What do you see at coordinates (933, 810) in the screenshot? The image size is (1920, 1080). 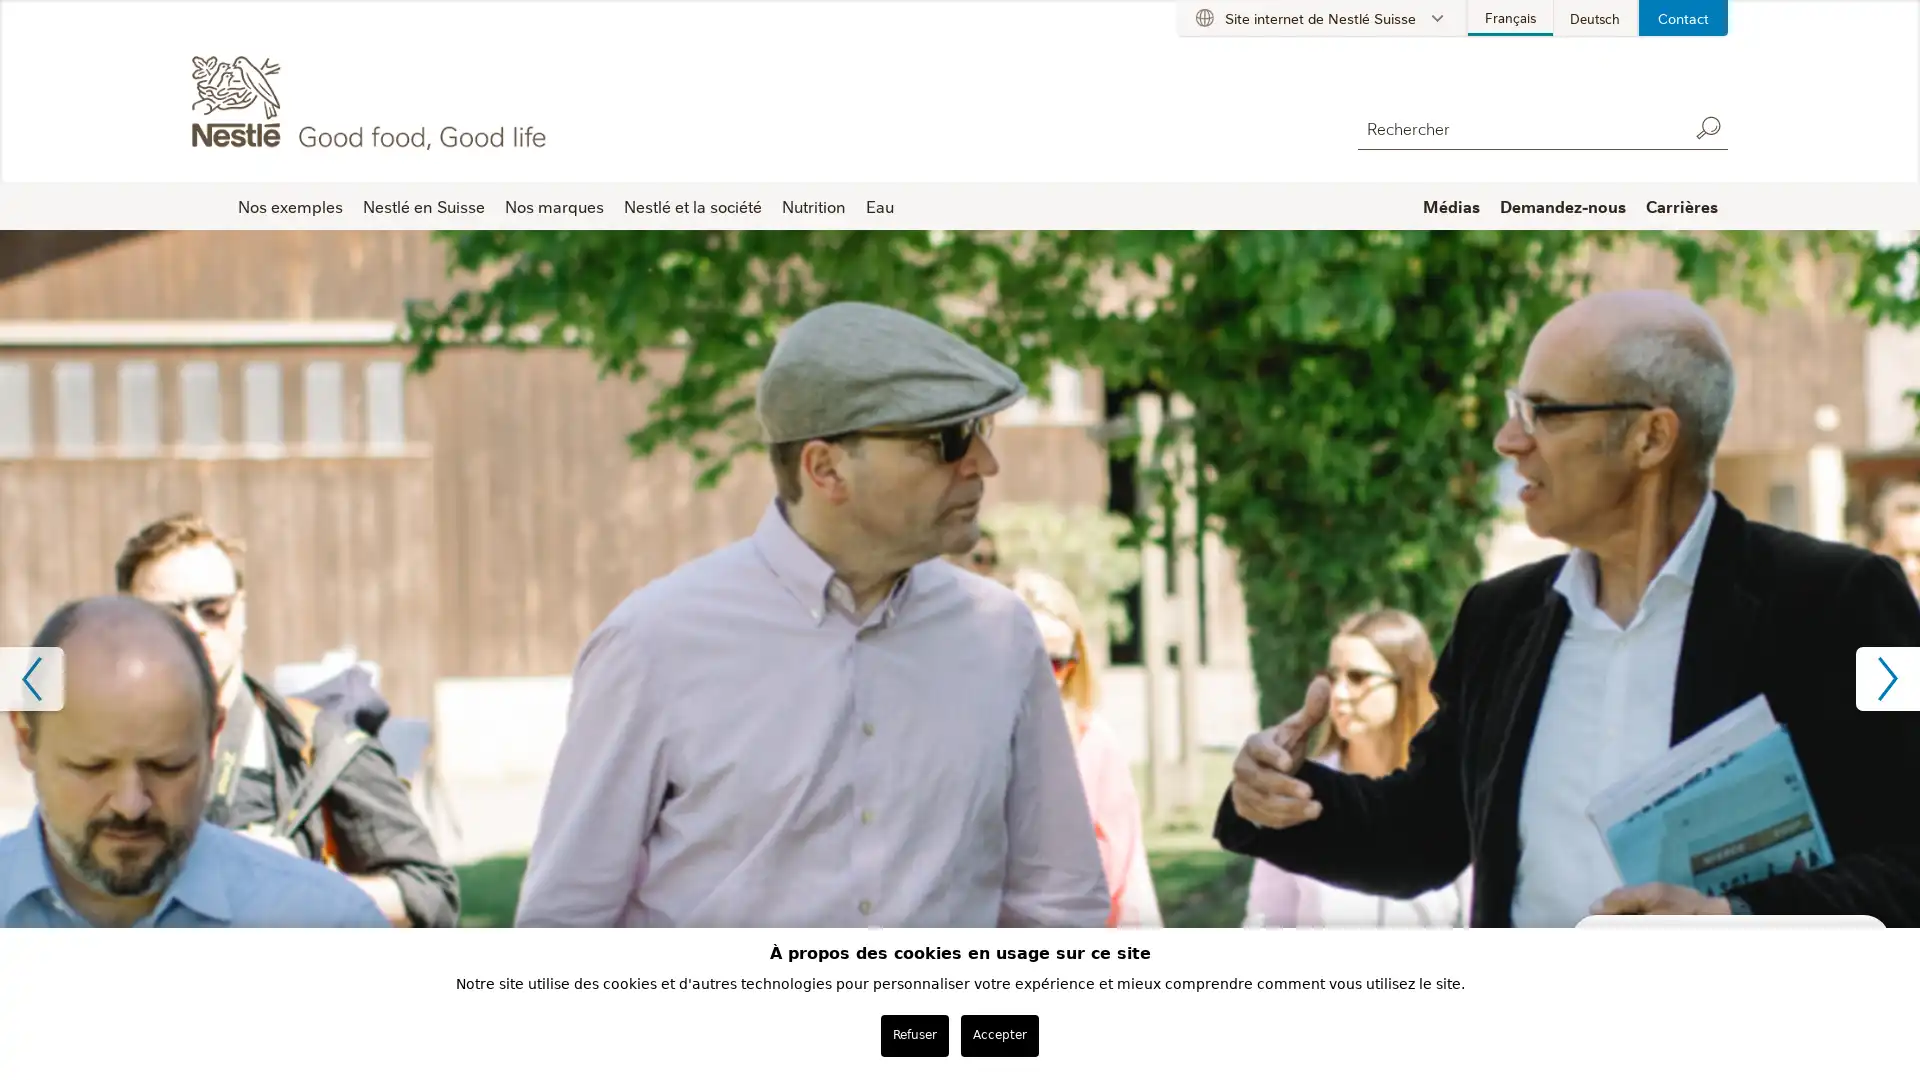 I see `2 of 5` at bounding box center [933, 810].